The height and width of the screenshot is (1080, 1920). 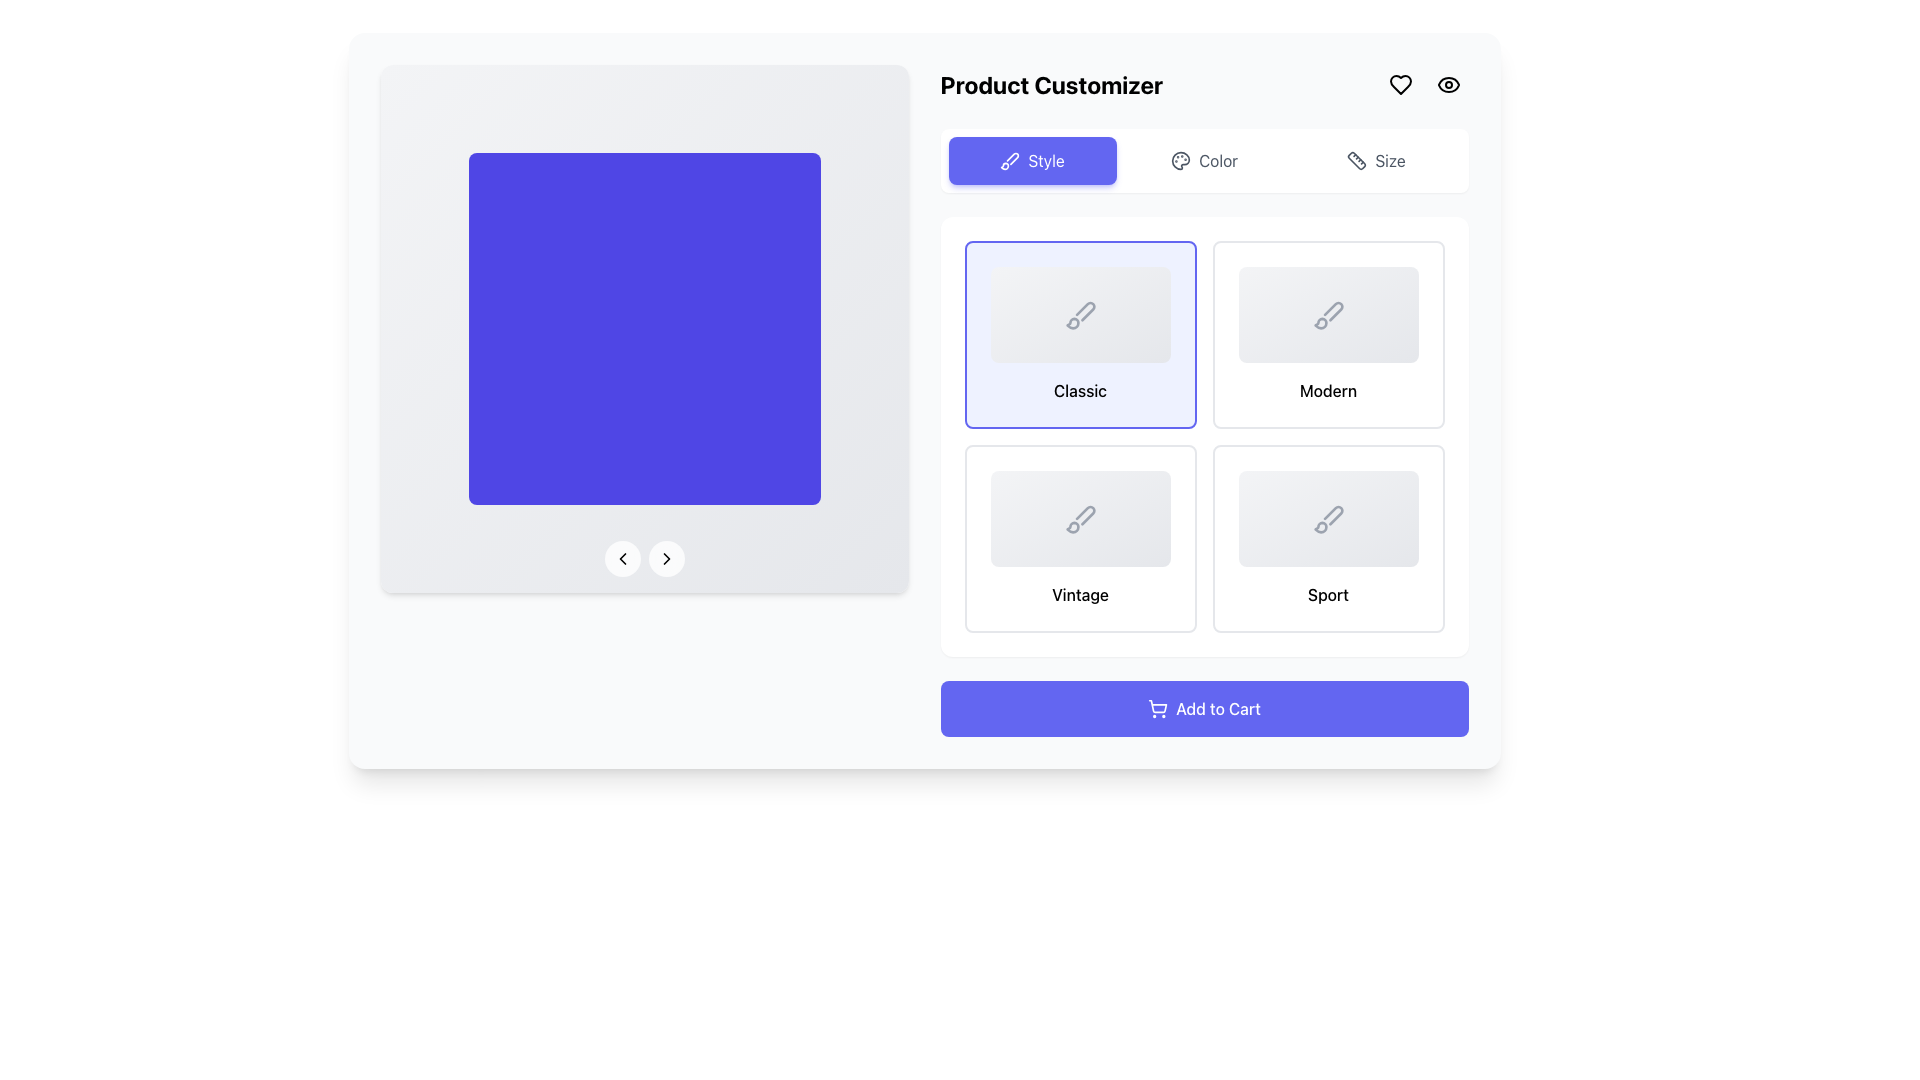 What do you see at coordinates (621, 559) in the screenshot?
I see `the left-pointing chevron arrow icon, which serves as a navigational button for moving leftward through a carousel` at bounding box center [621, 559].